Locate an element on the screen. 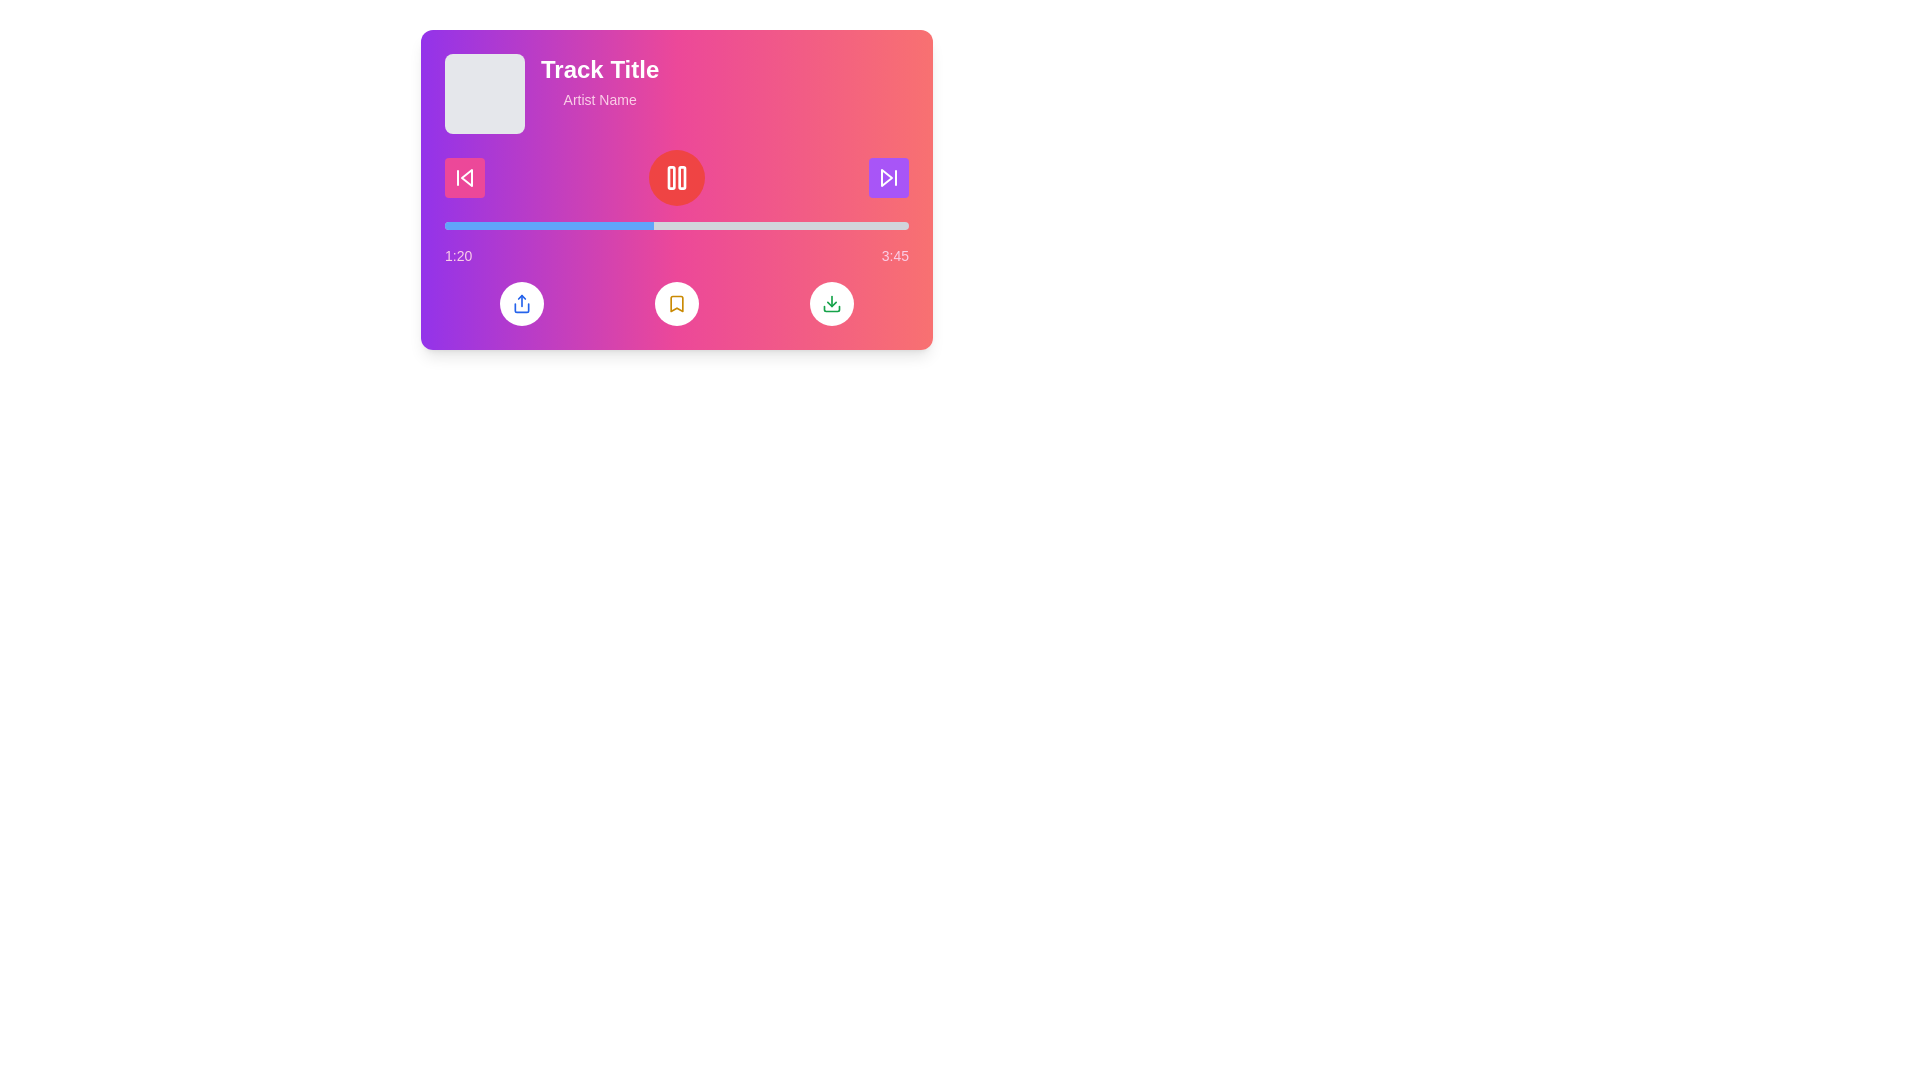  the bookmarking icon in the music player is located at coordinates (676, 304).